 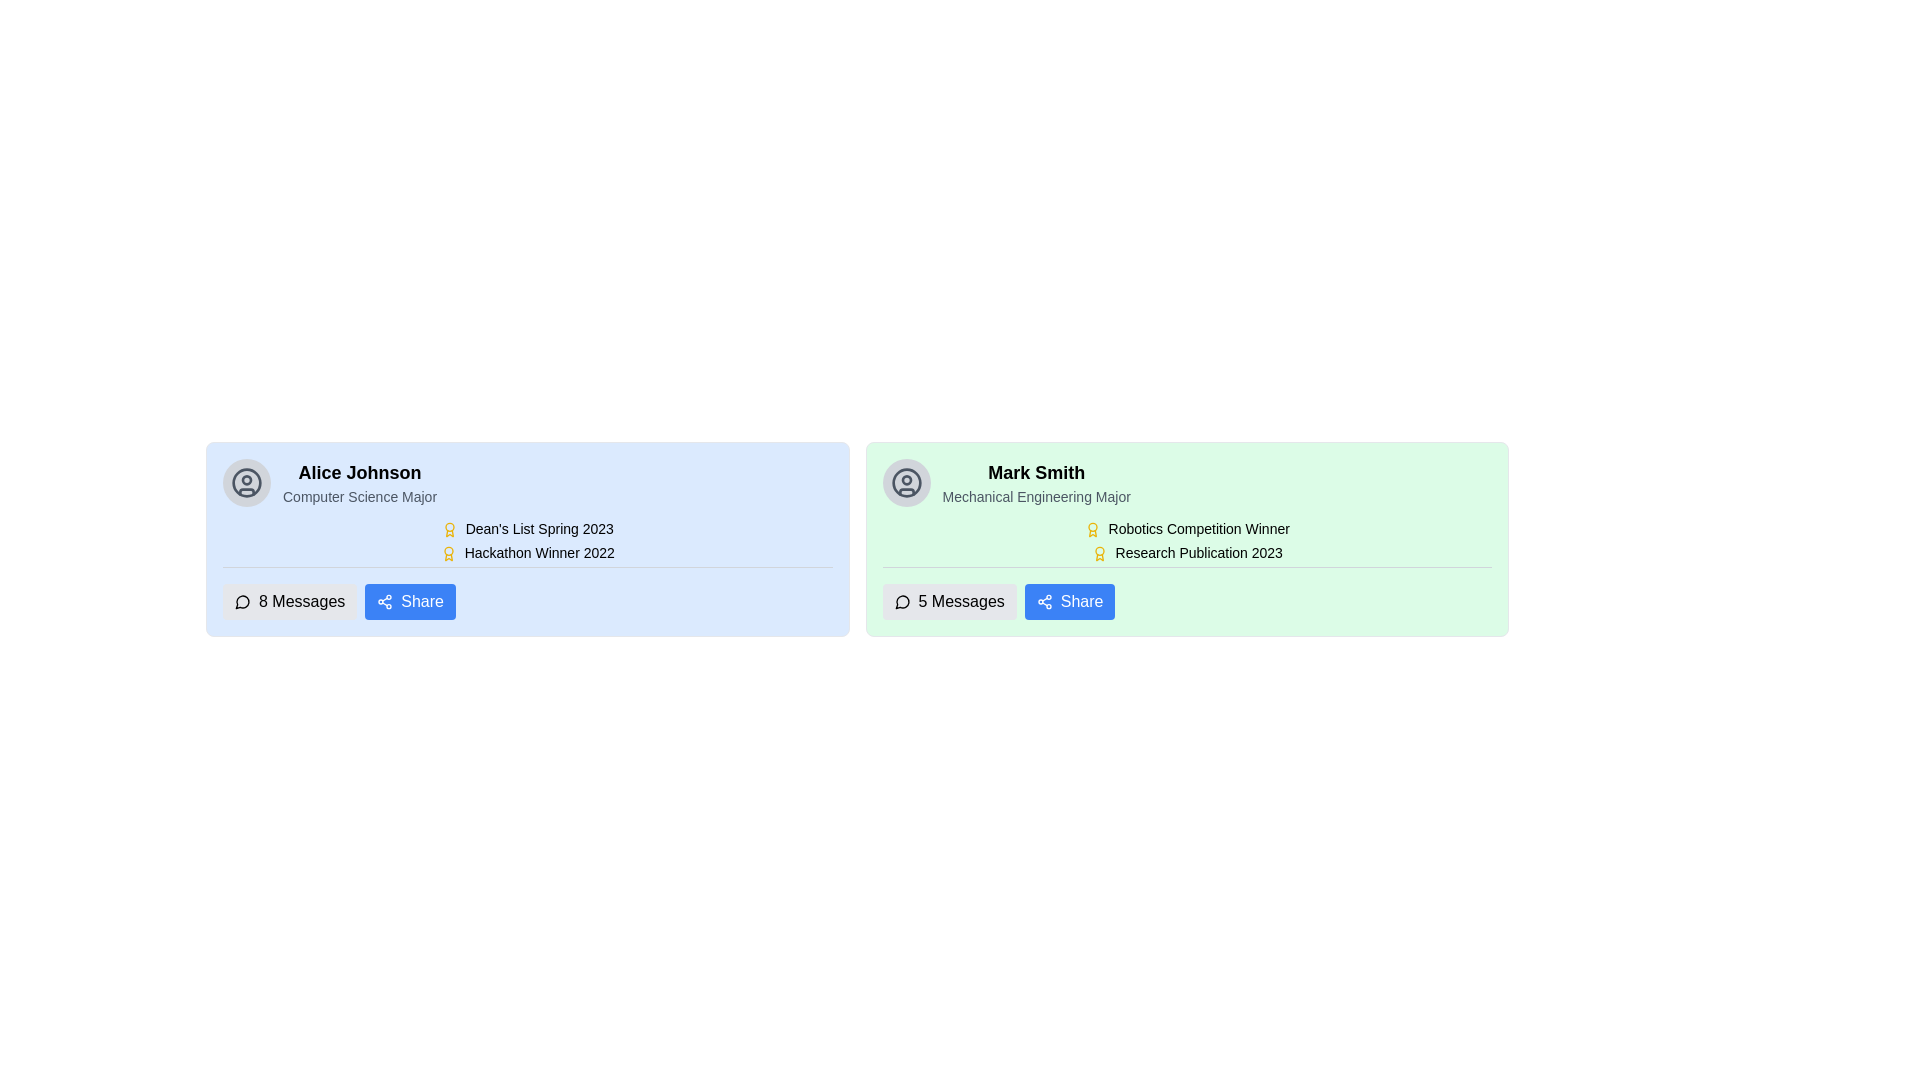 I want to click on the user profile icon for 'Alice Johnson', so click(x=245, y=482).